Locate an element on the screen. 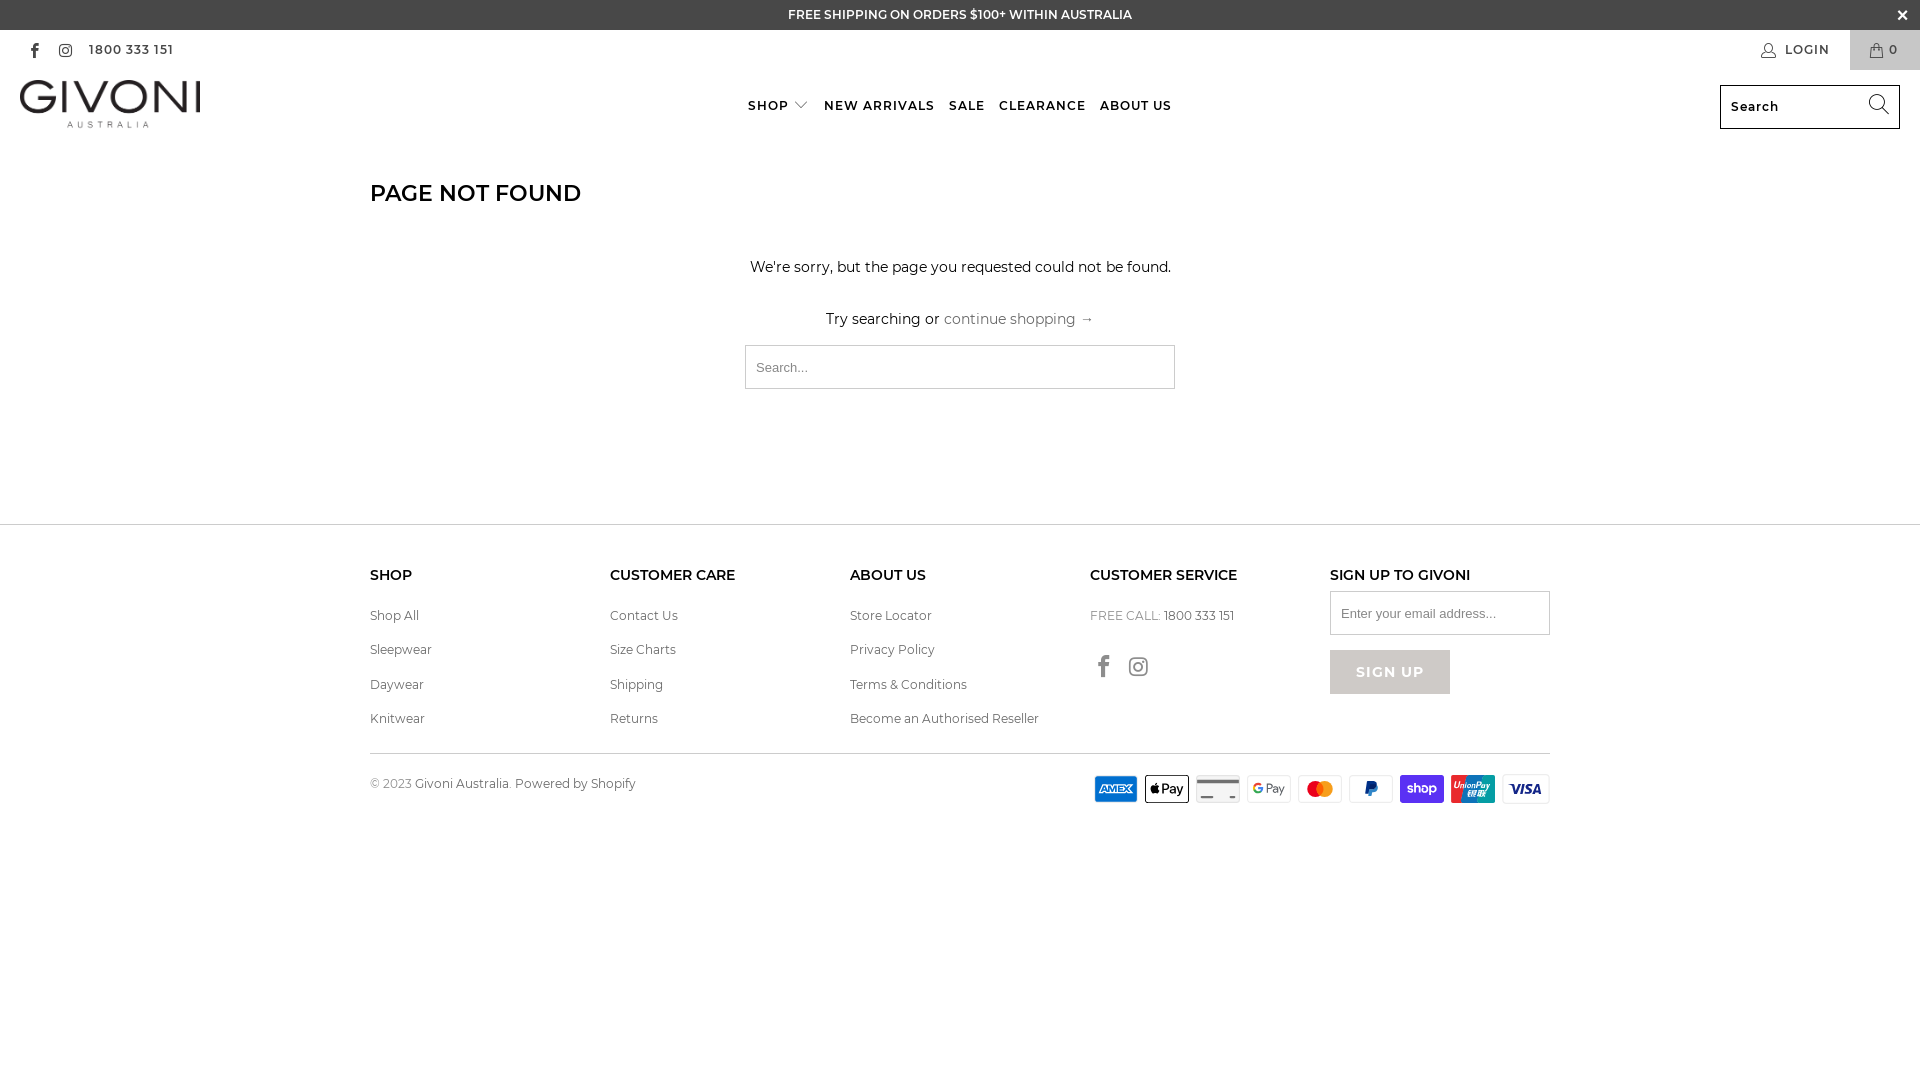 This screenshot has height=1080, width=1920. '1800 333 151' is located at coordinates (1199, 614).